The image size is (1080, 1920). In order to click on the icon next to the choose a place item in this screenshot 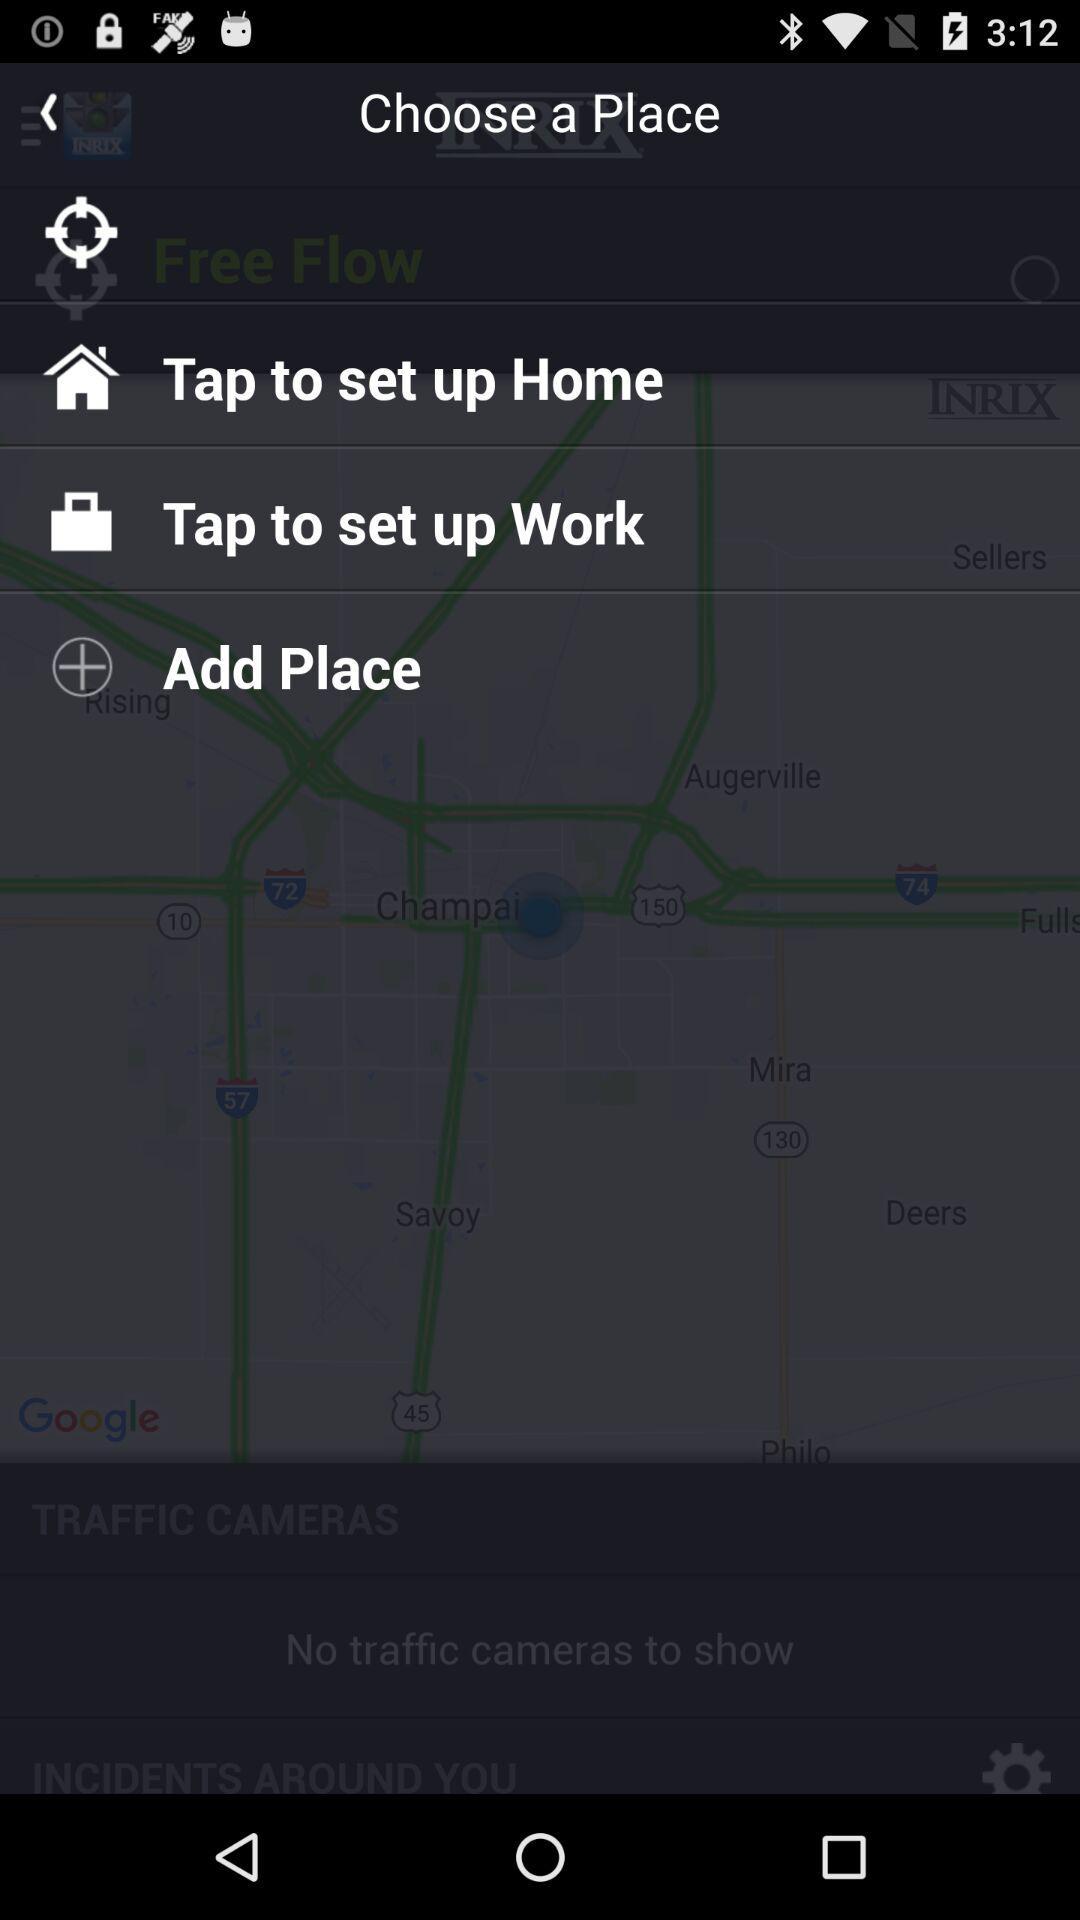, I will do `click(46, 110)`.